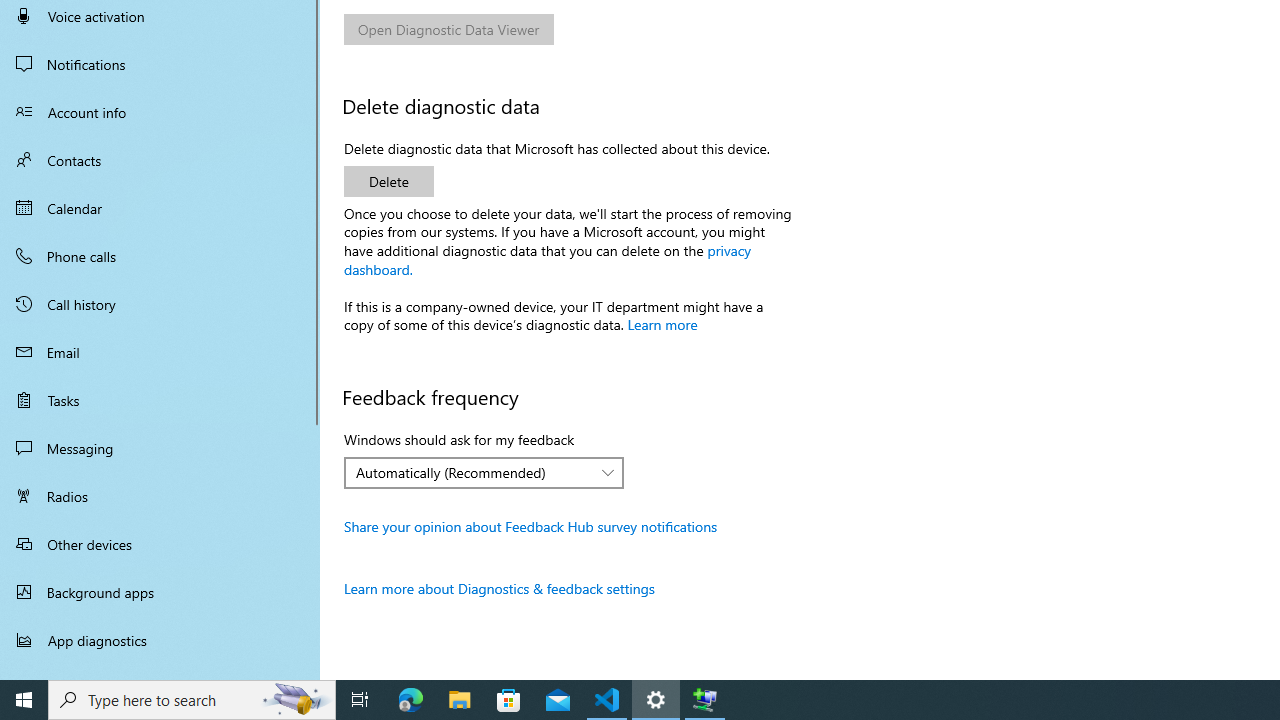 This screenshot has height=720, width=1280. I want to click on 'Call history', so click(160, 304).